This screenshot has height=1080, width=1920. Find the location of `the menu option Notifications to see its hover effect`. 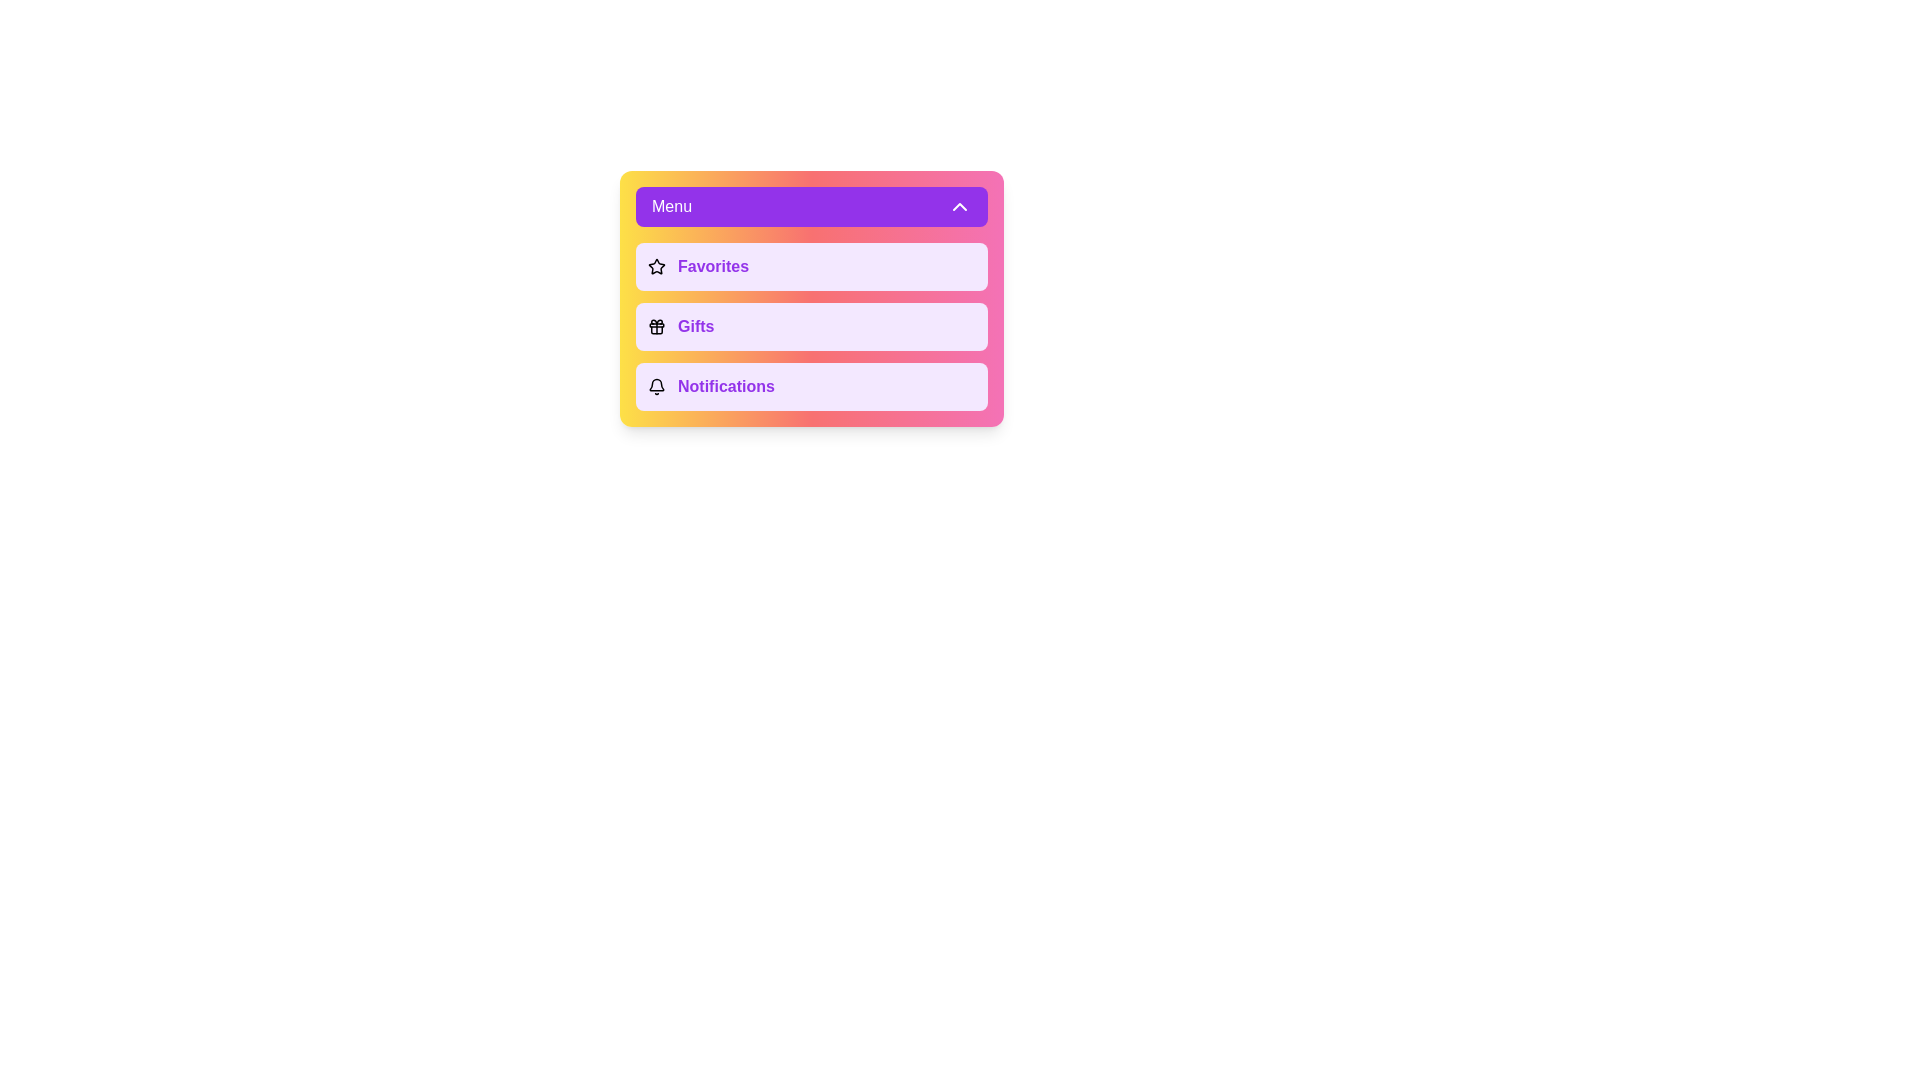

the menu option Notifications to see its hover effect is located at coordinates (811, 386).